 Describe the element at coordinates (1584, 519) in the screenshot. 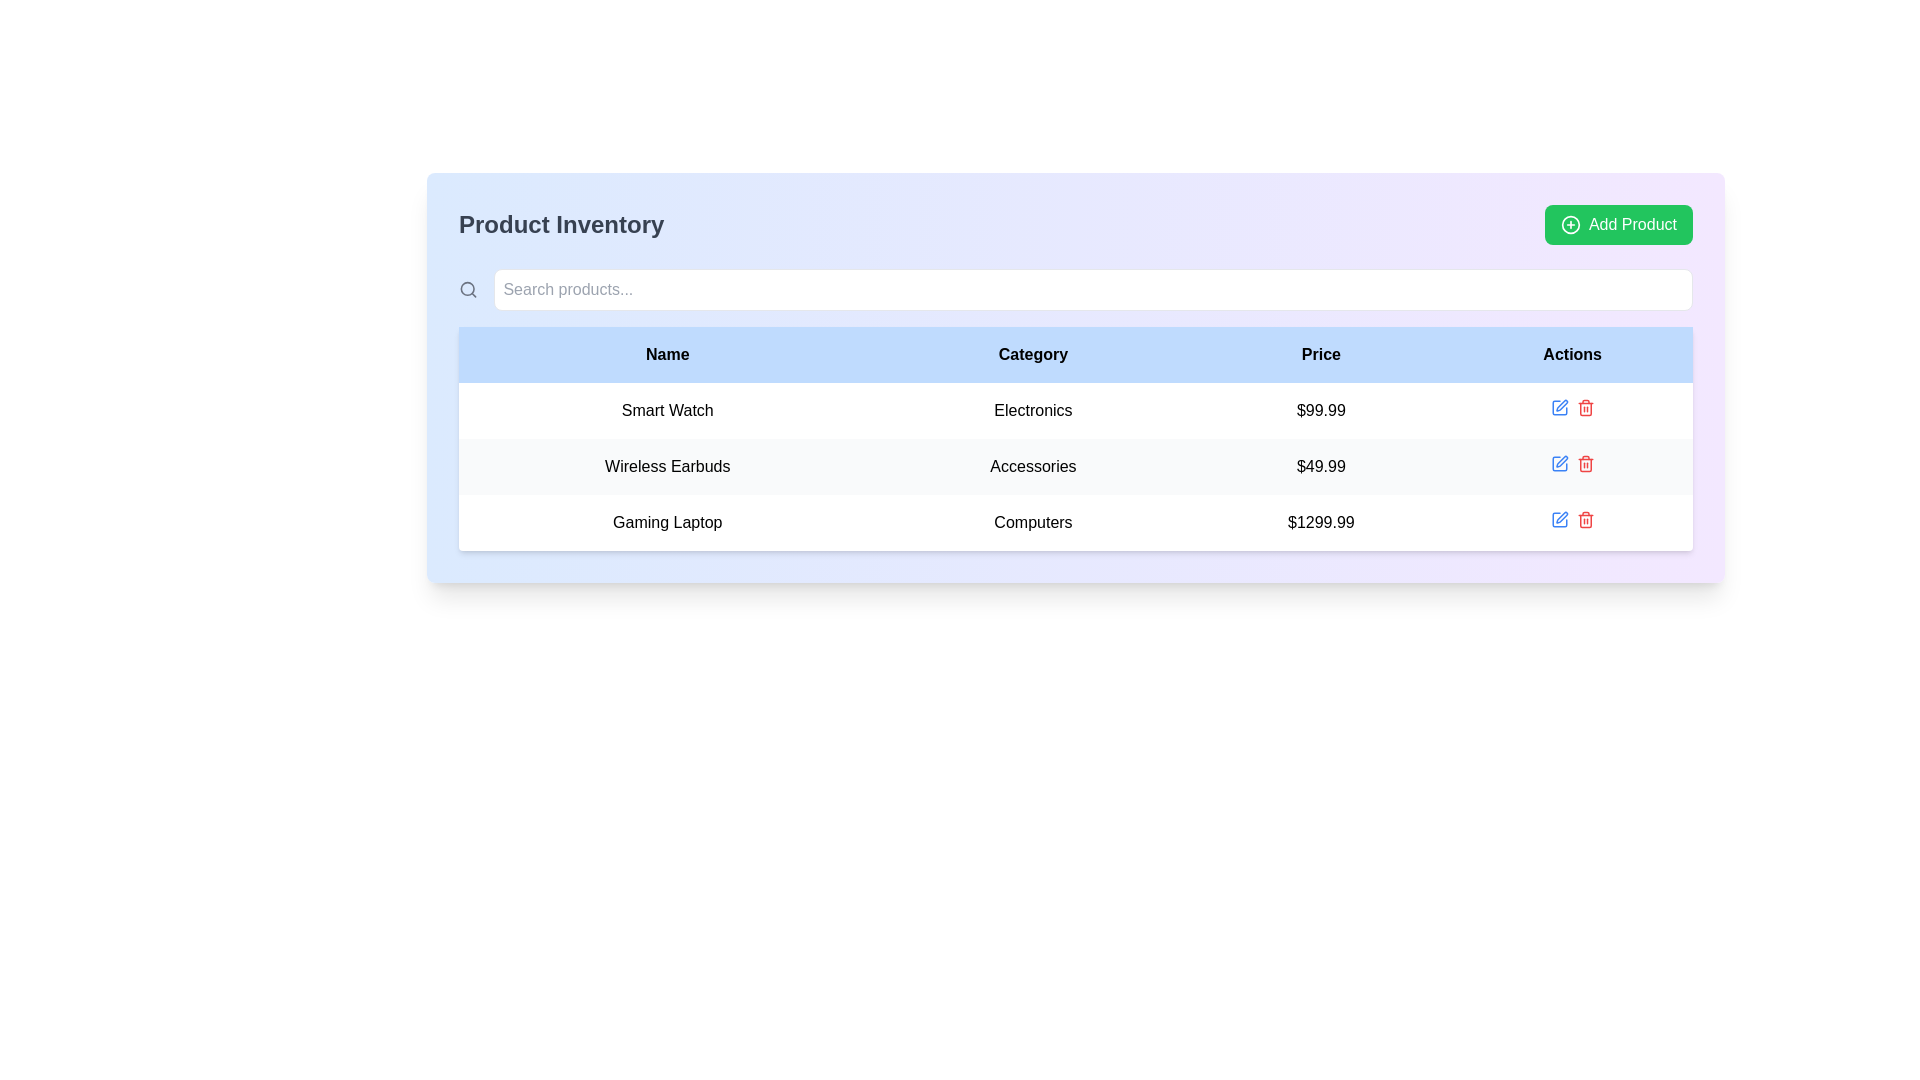

I see `the deletion icon button located in the 'Actions' column next to the edit icon for the 'Gaming Laptop' item` at that location.